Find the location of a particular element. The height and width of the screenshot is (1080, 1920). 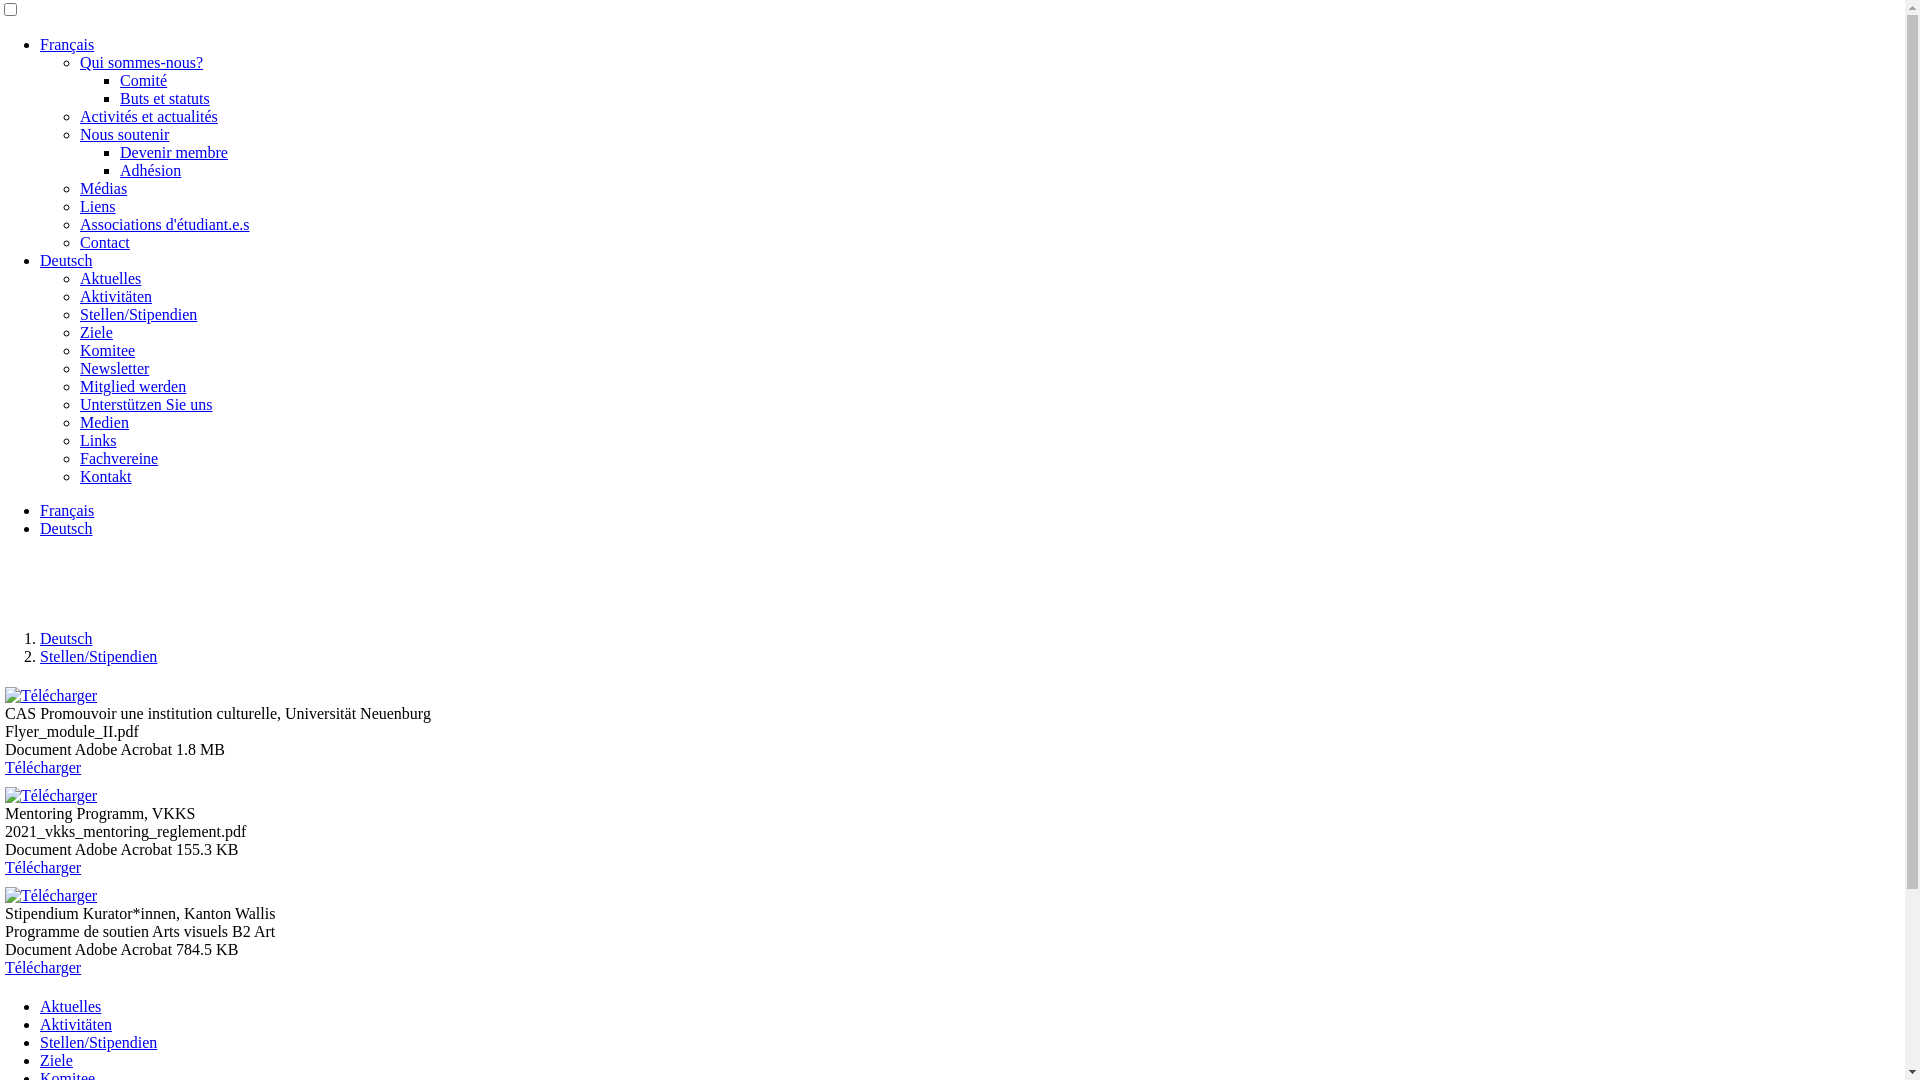

'Qui sommes-nous?' is located at coordinates (140, 61).